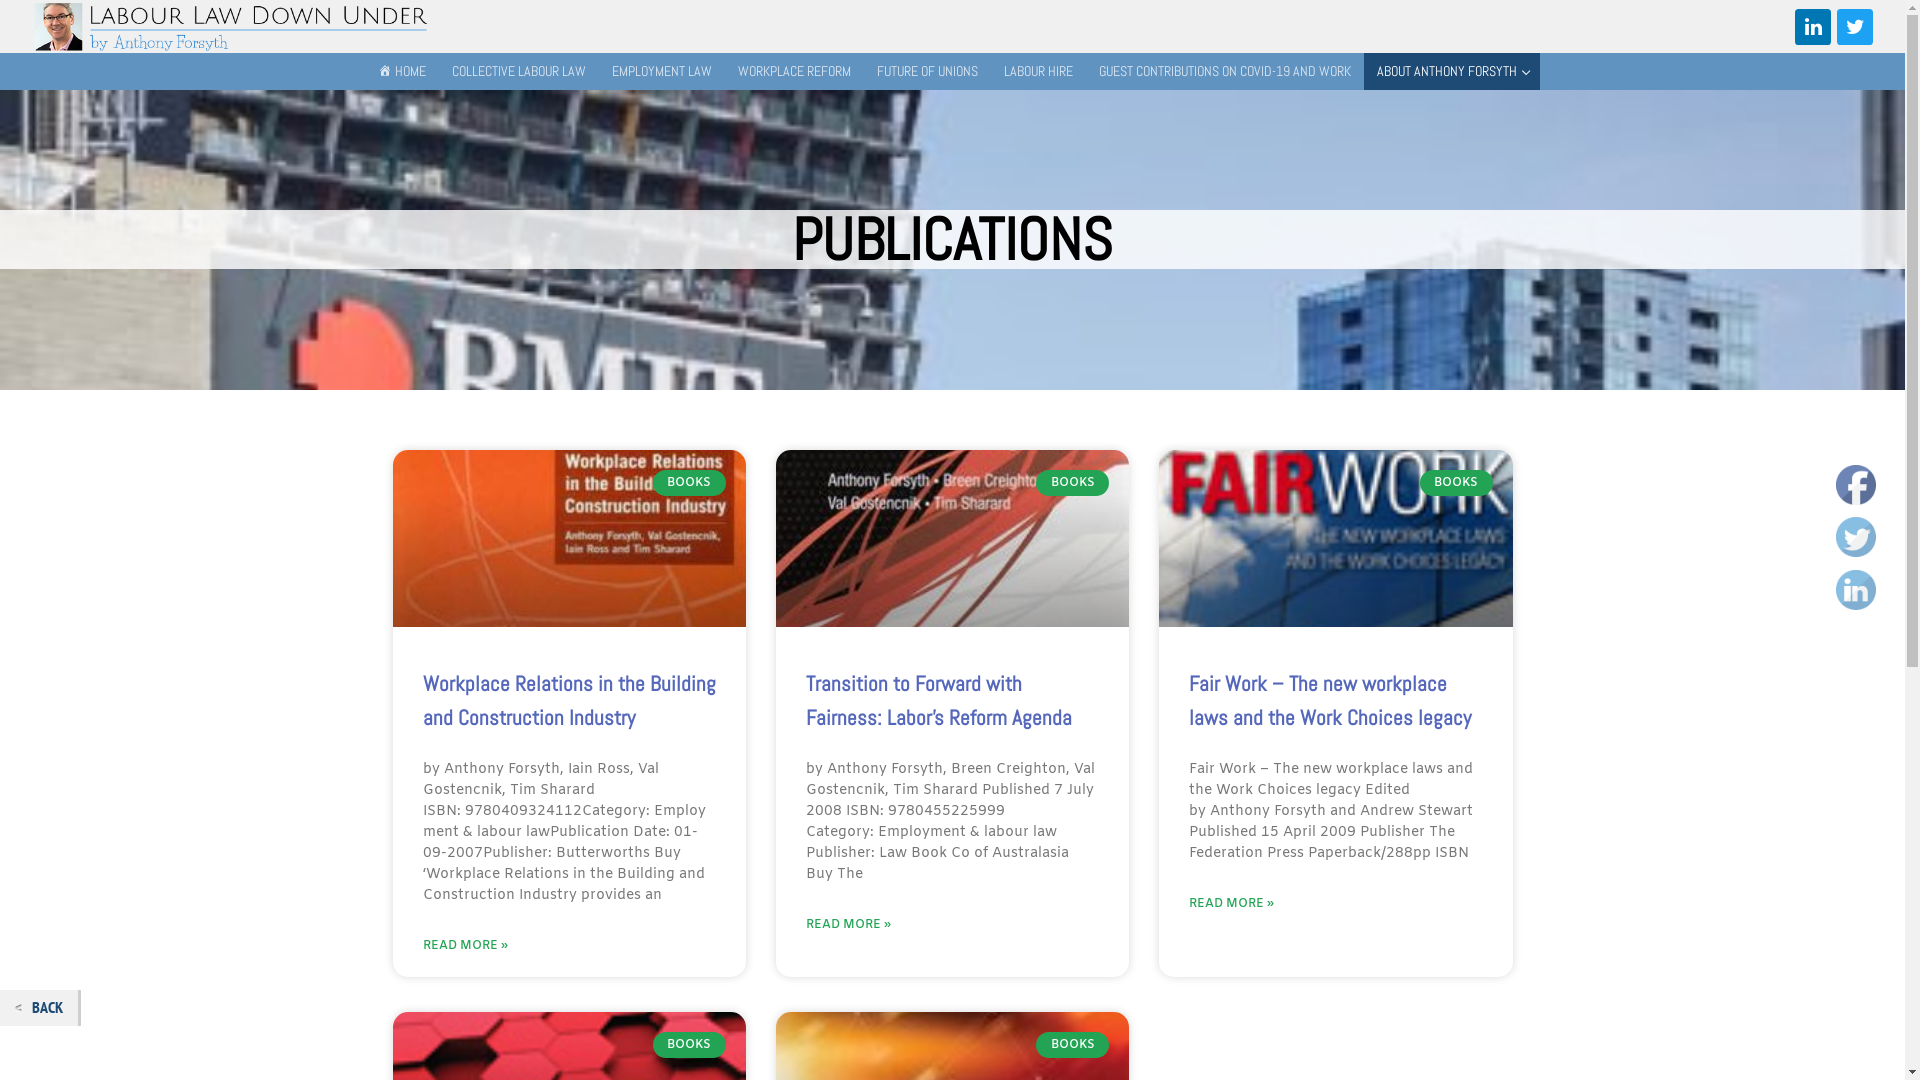  I want to click on 'HOME', so click(401, 71).